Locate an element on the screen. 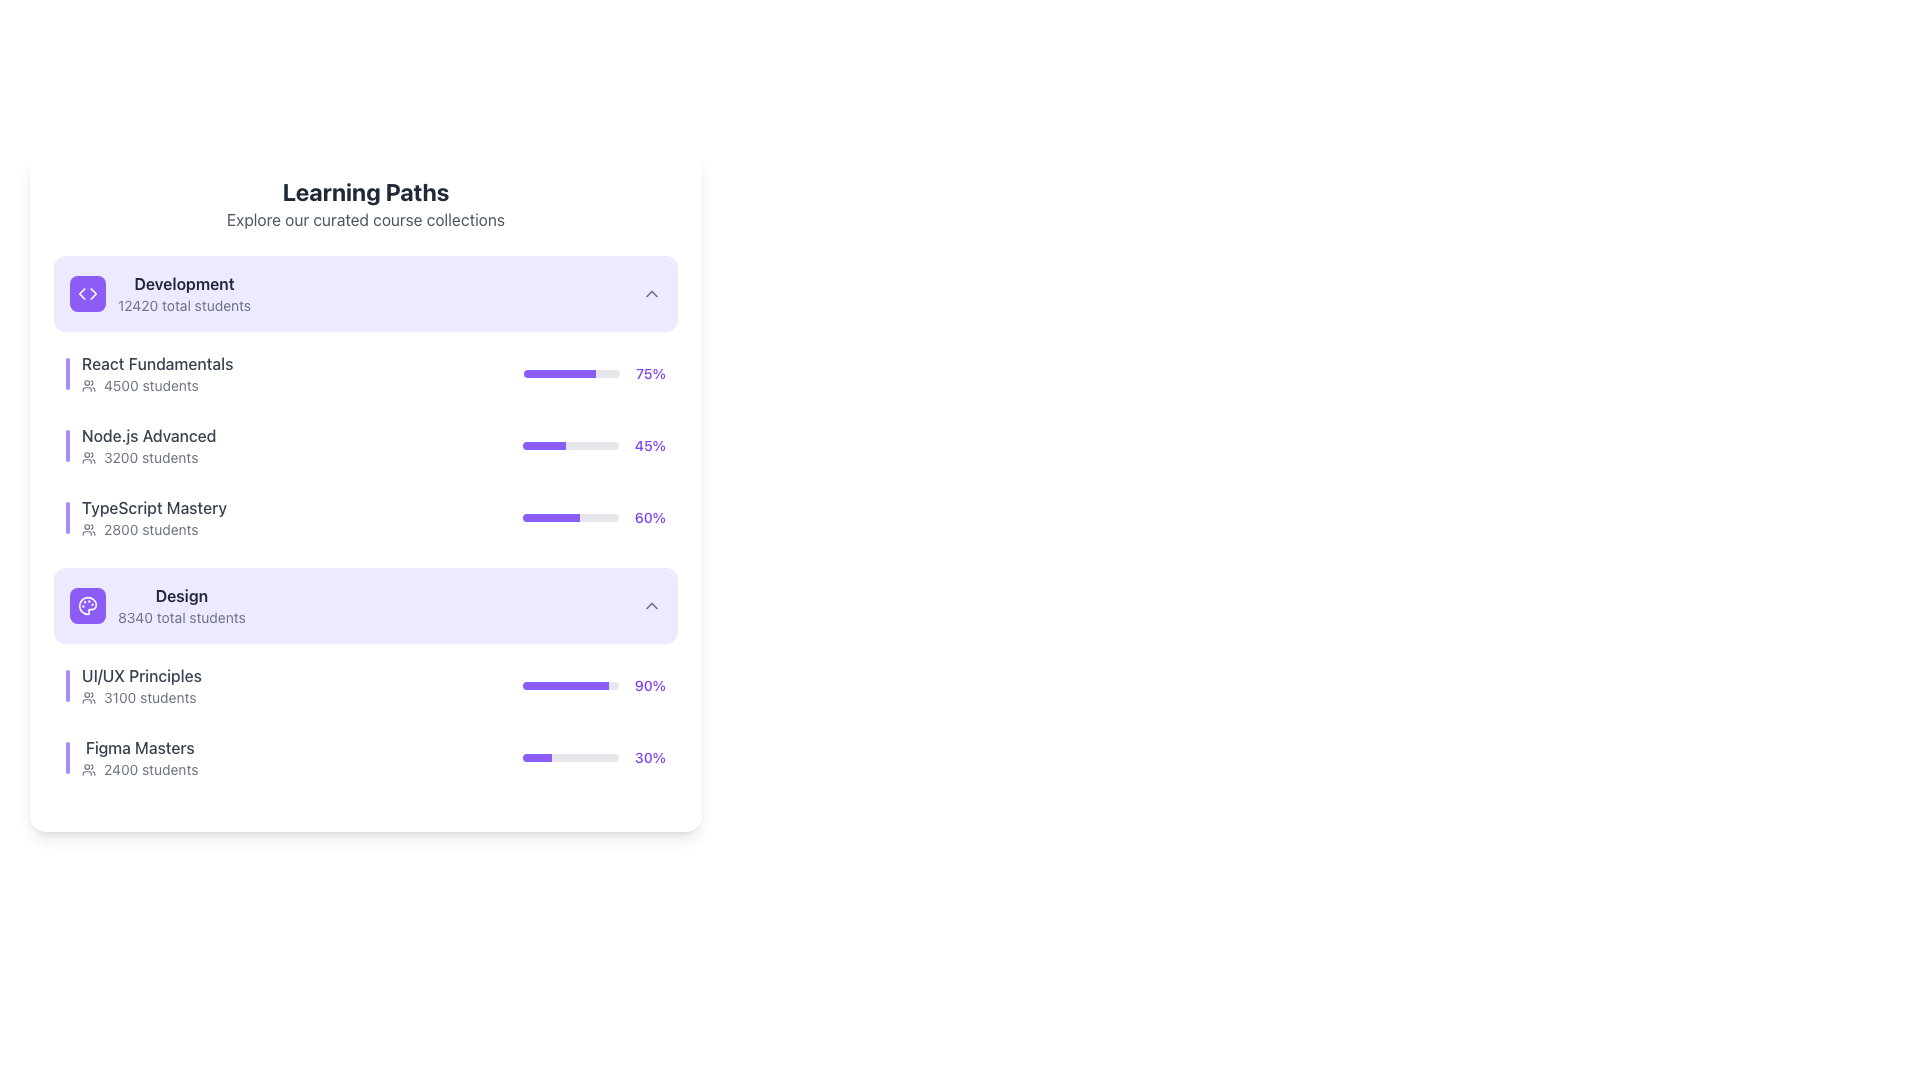 This screenshot has height=1080, width=1920. the 'Development' section text, which includes the title 'Development' in bold and the subtitle '12420 total students' is located at coordinates (160, 293).